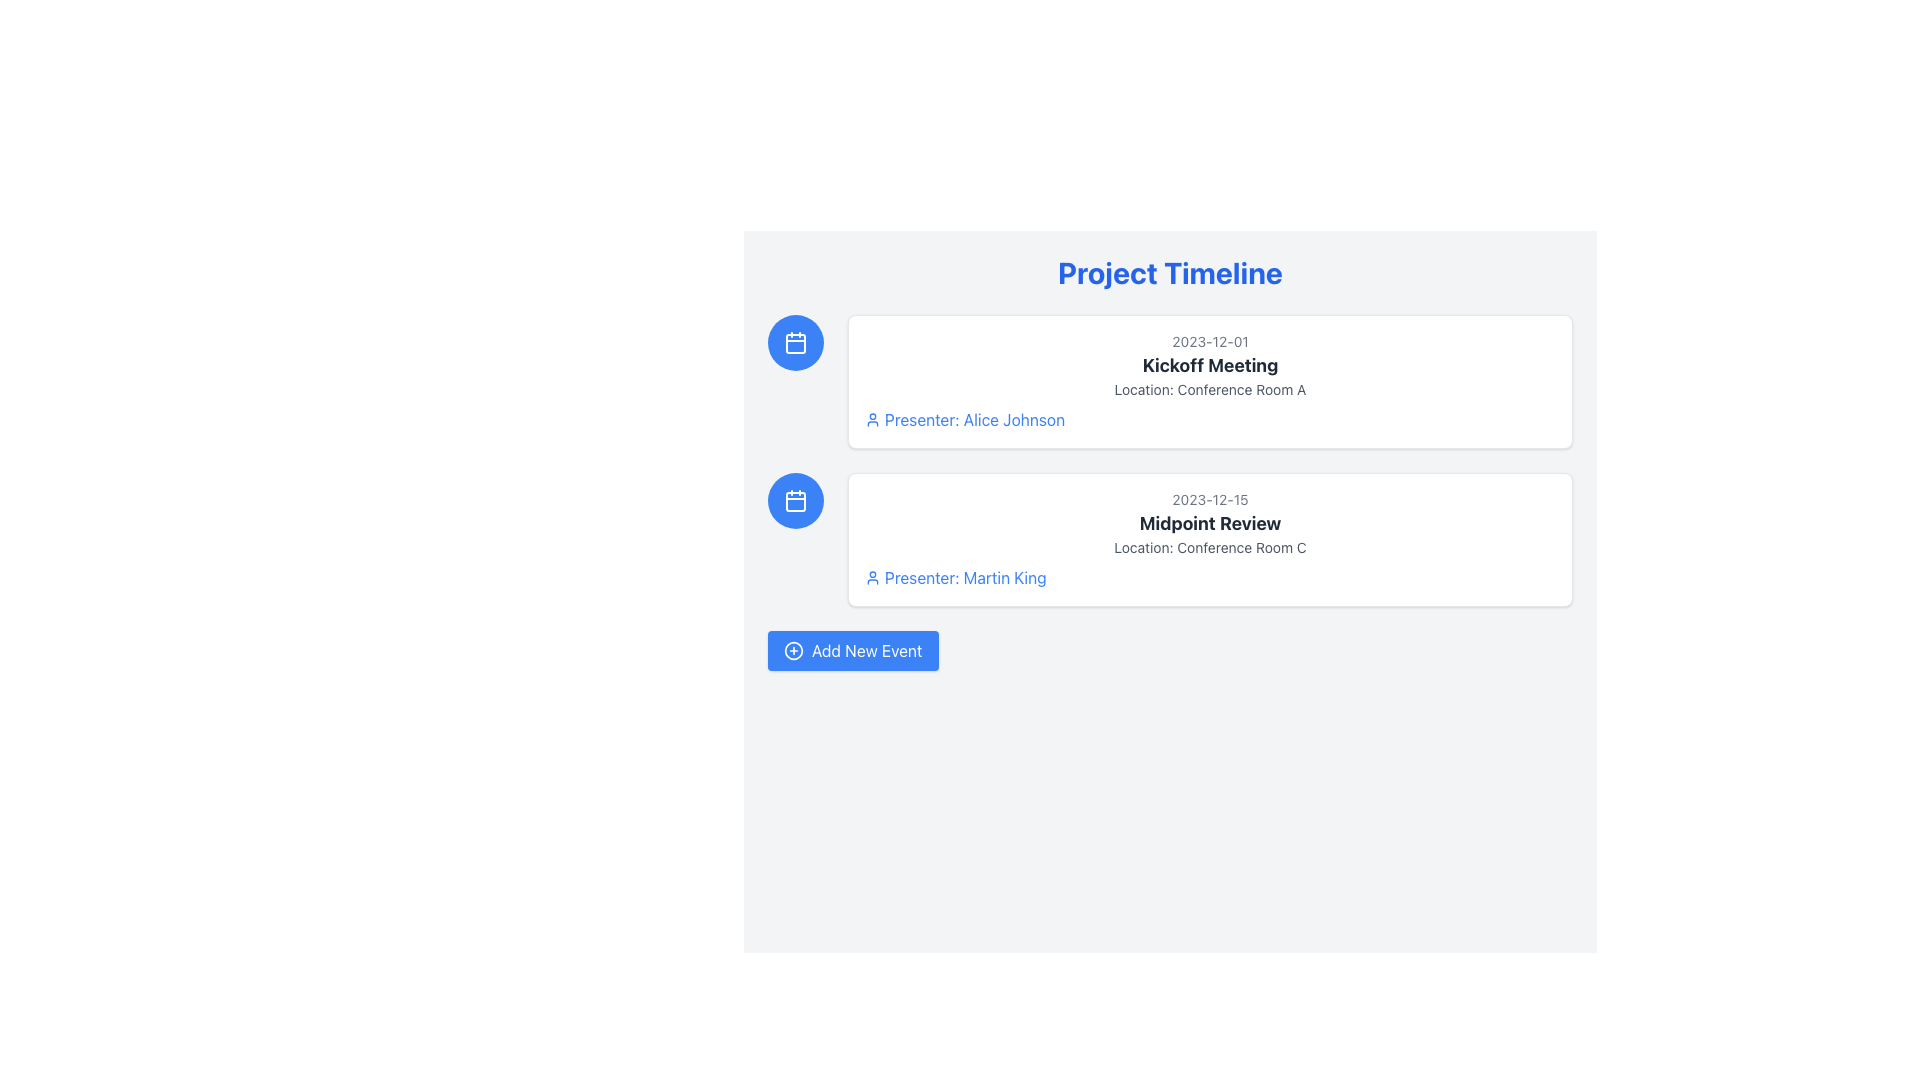 This screenshot has height=1080, width=1920. I want to click on the circular icon with a blue background and a white plus symbol, located to the left of the 'Add New Event' button, so click(792, 651).